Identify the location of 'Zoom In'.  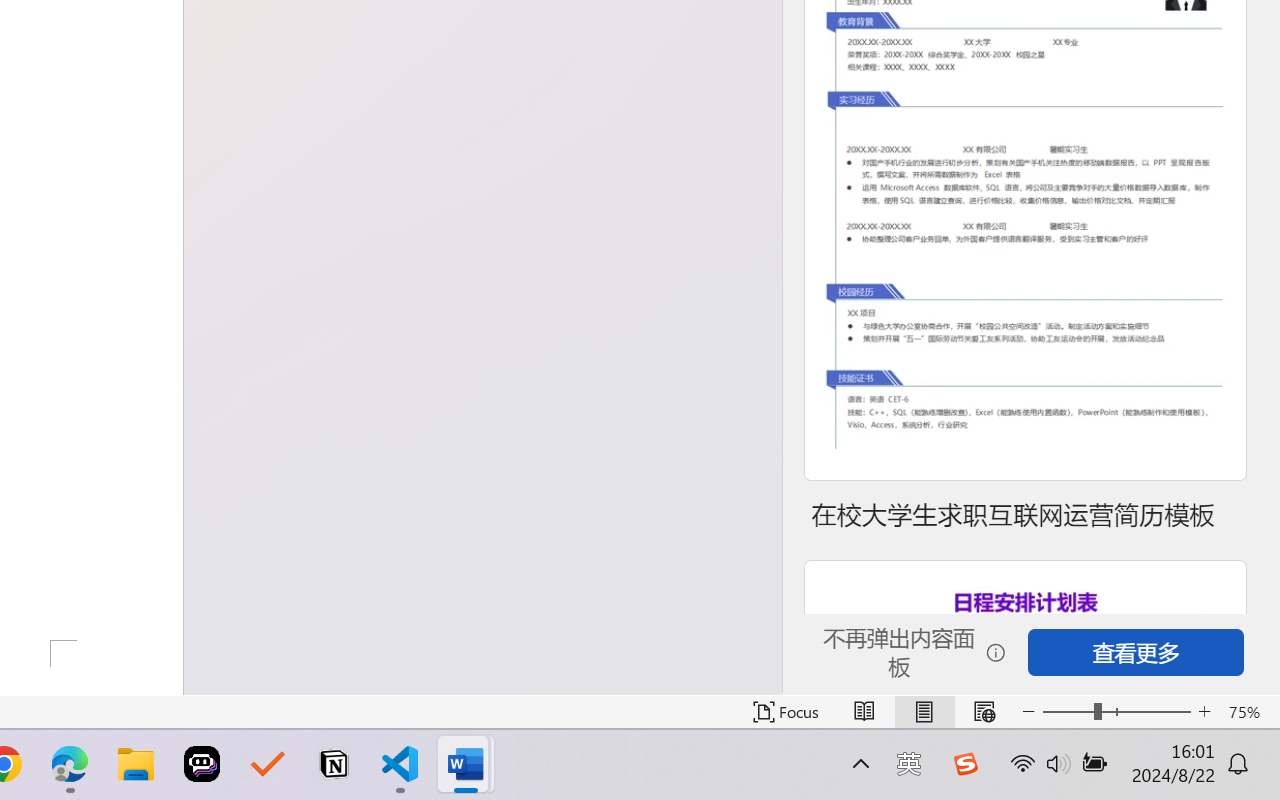
(1204, 711).